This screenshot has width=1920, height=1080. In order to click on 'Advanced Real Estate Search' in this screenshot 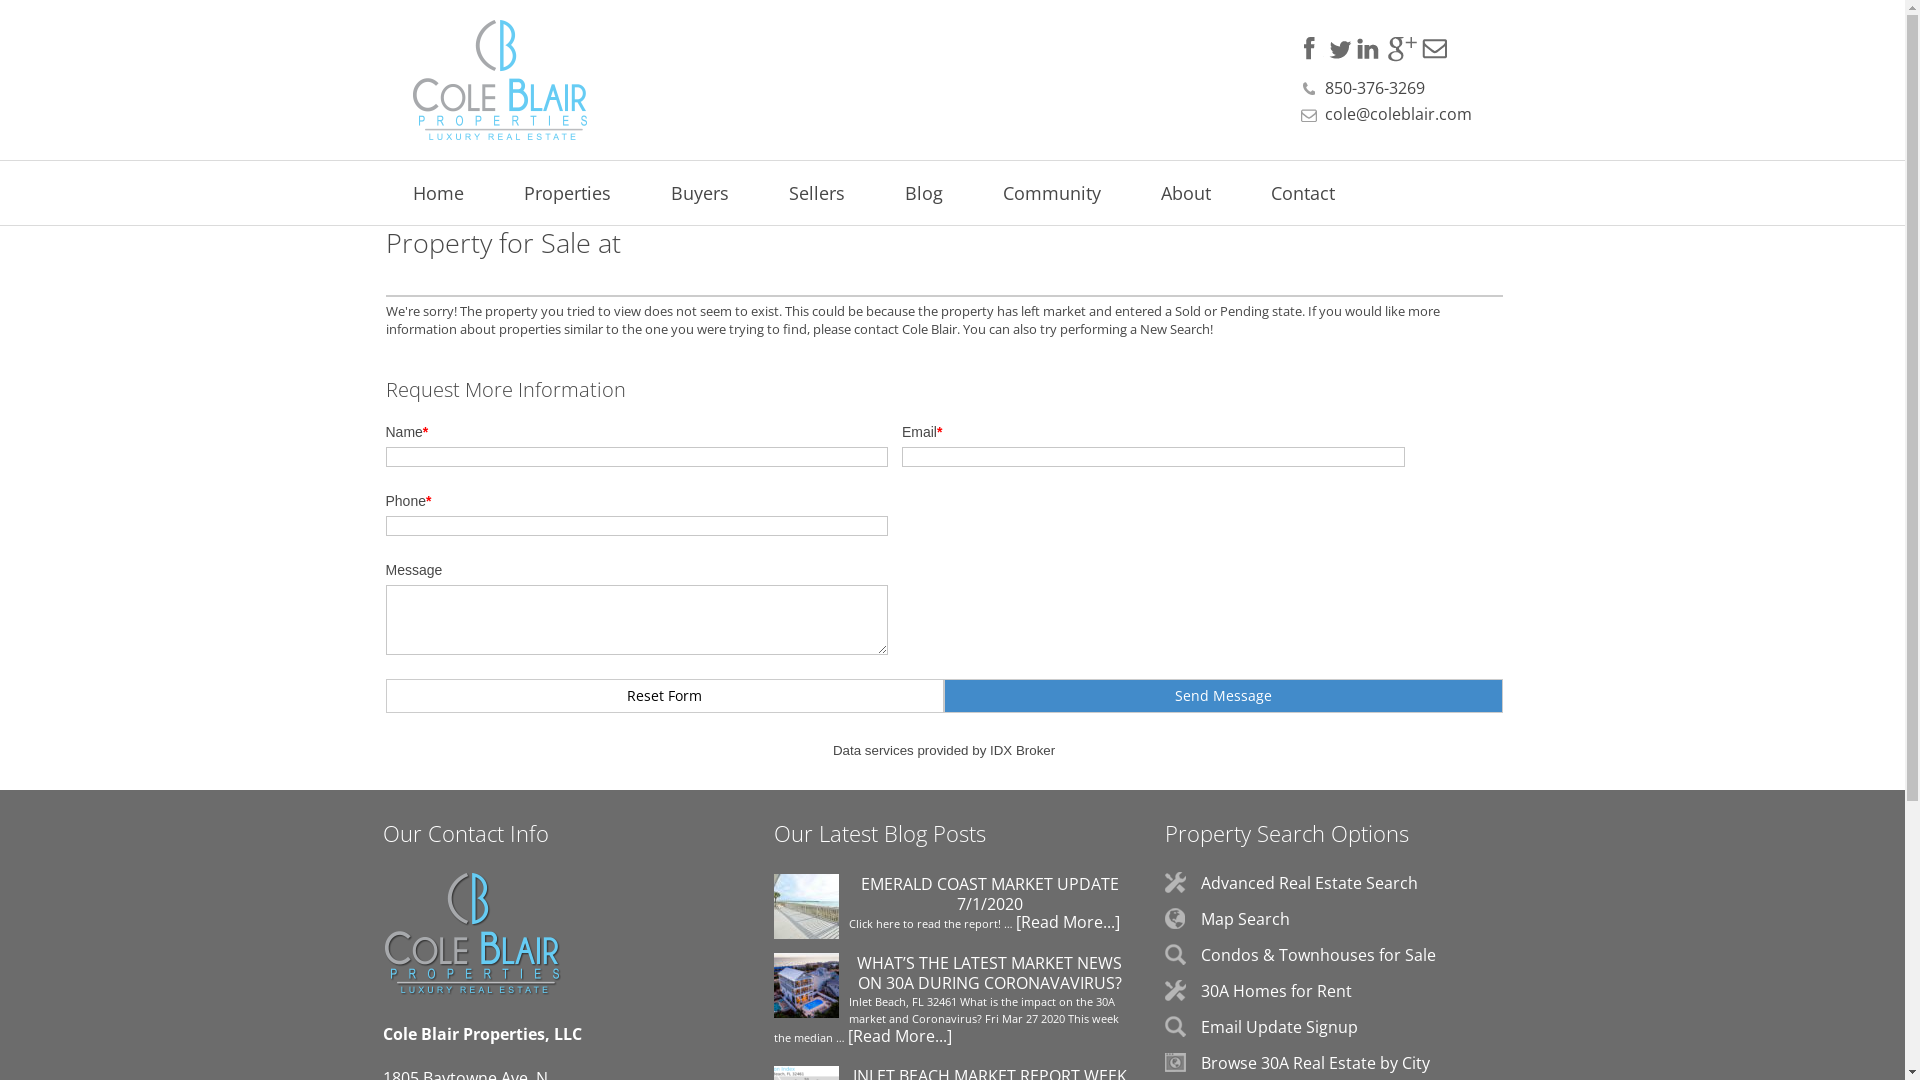, I will do `click(1309, 882)`.